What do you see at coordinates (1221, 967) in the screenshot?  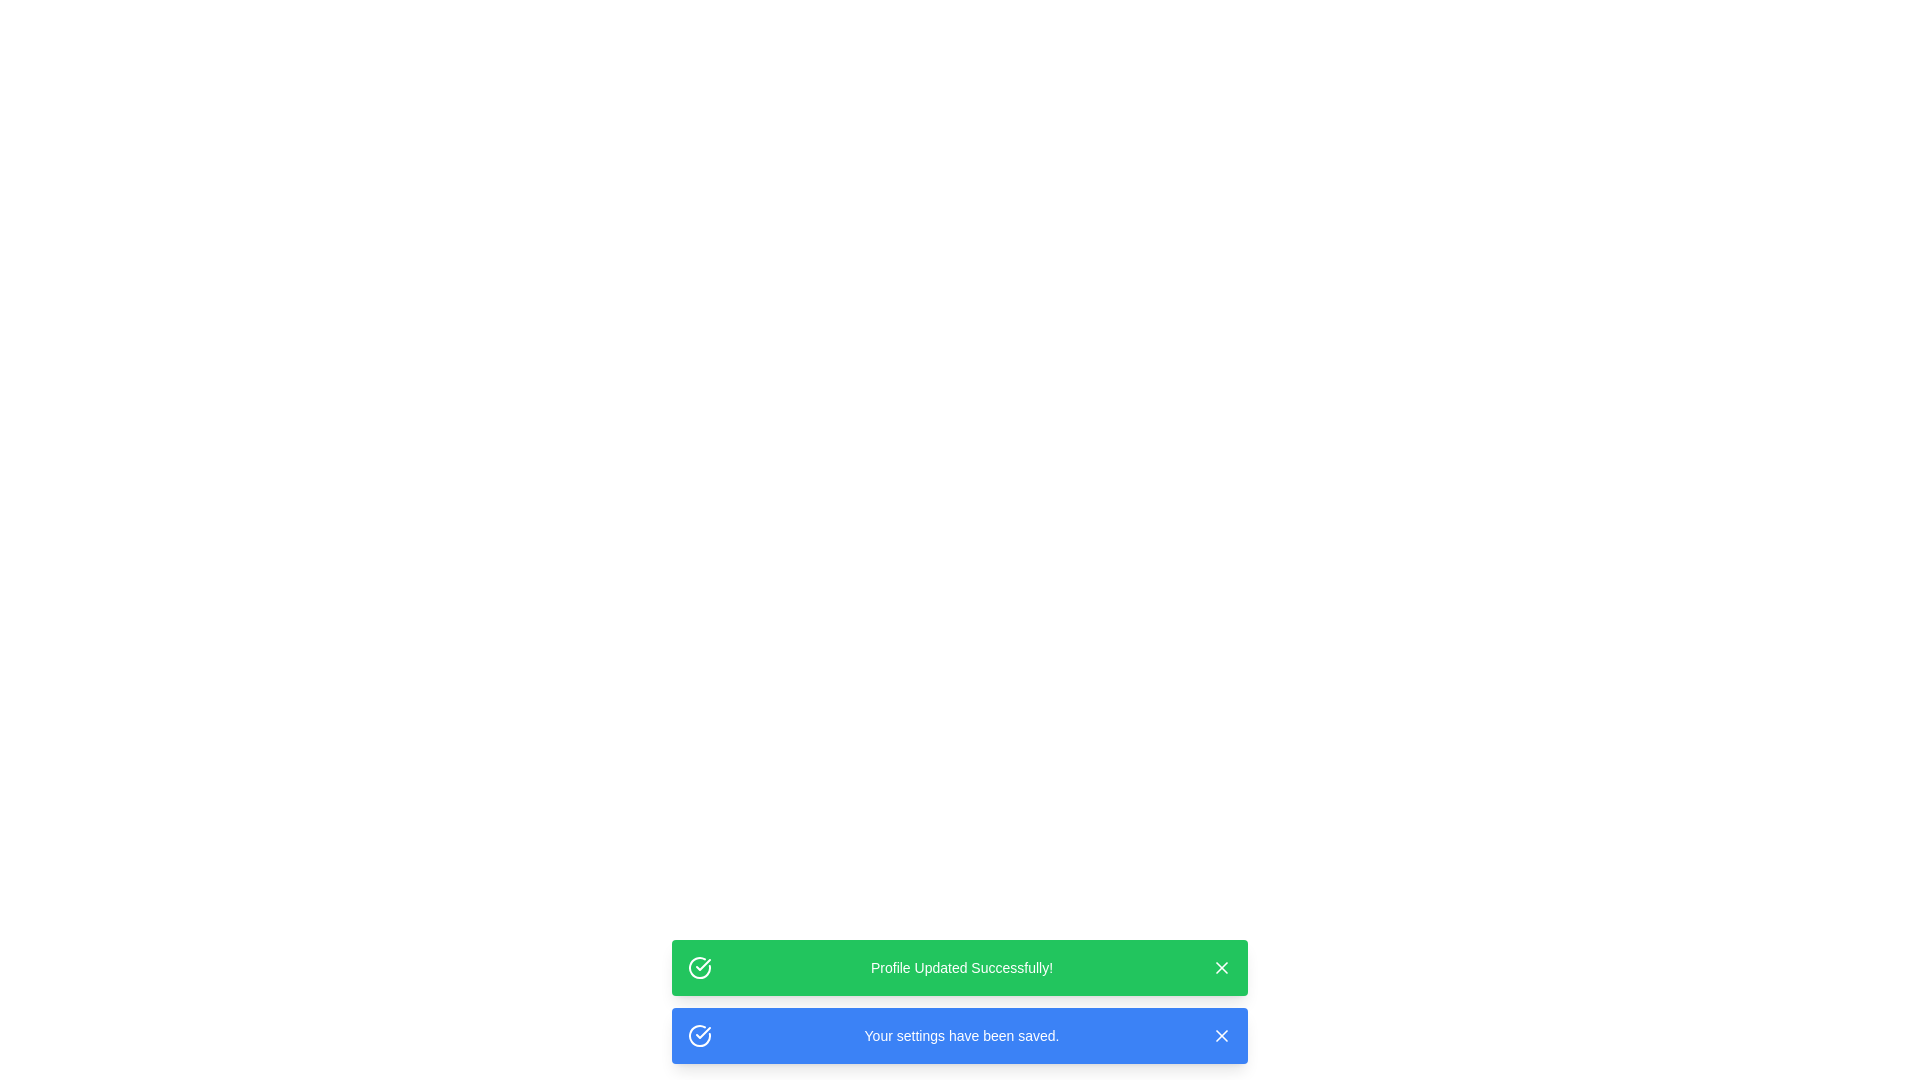 I see `the 'Close' button located on the far right side of the green notification bar` at bounding box center [1221, 967].